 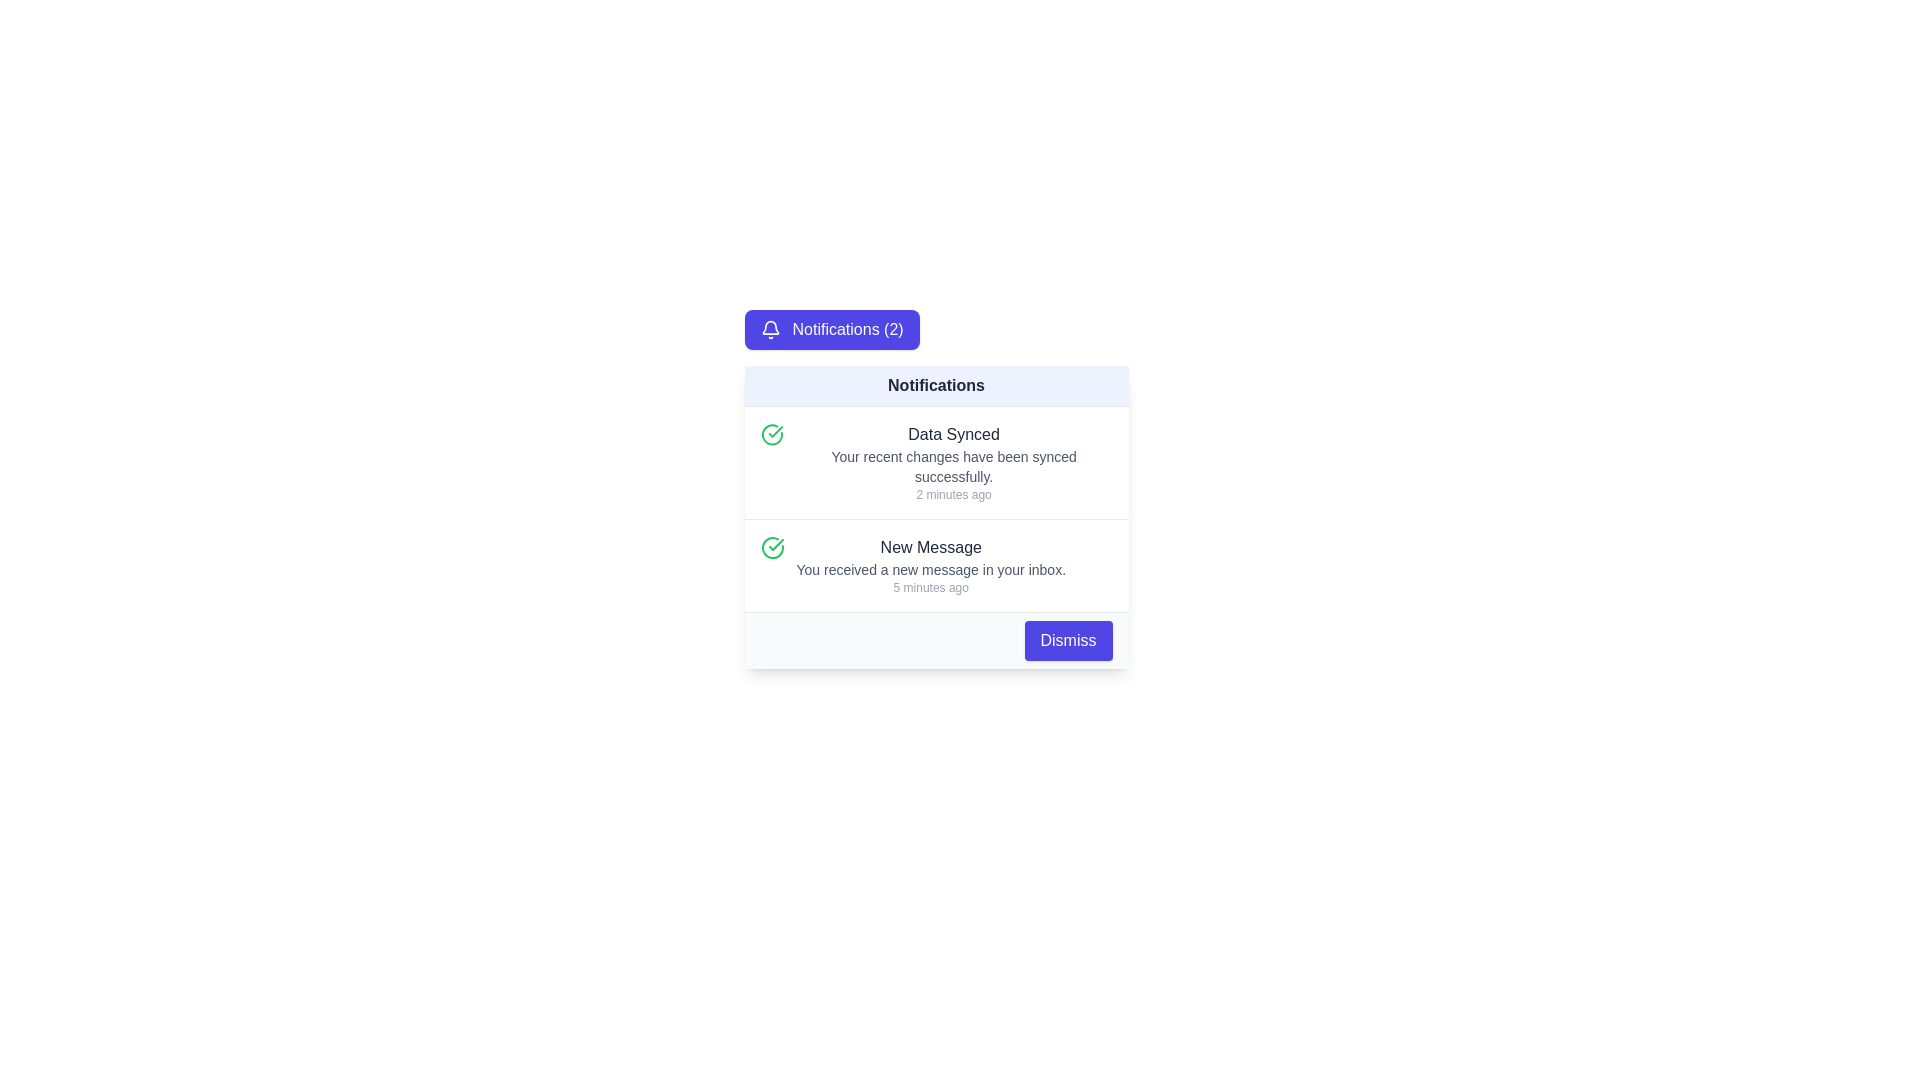 What do you see at coordinates (771, 547) in the screenshot?
I see `the success icon indicating data synchronization located in the first notification entry of the dropdown menu next to the text 'Data Synced'` at bounding box center [771, 547].